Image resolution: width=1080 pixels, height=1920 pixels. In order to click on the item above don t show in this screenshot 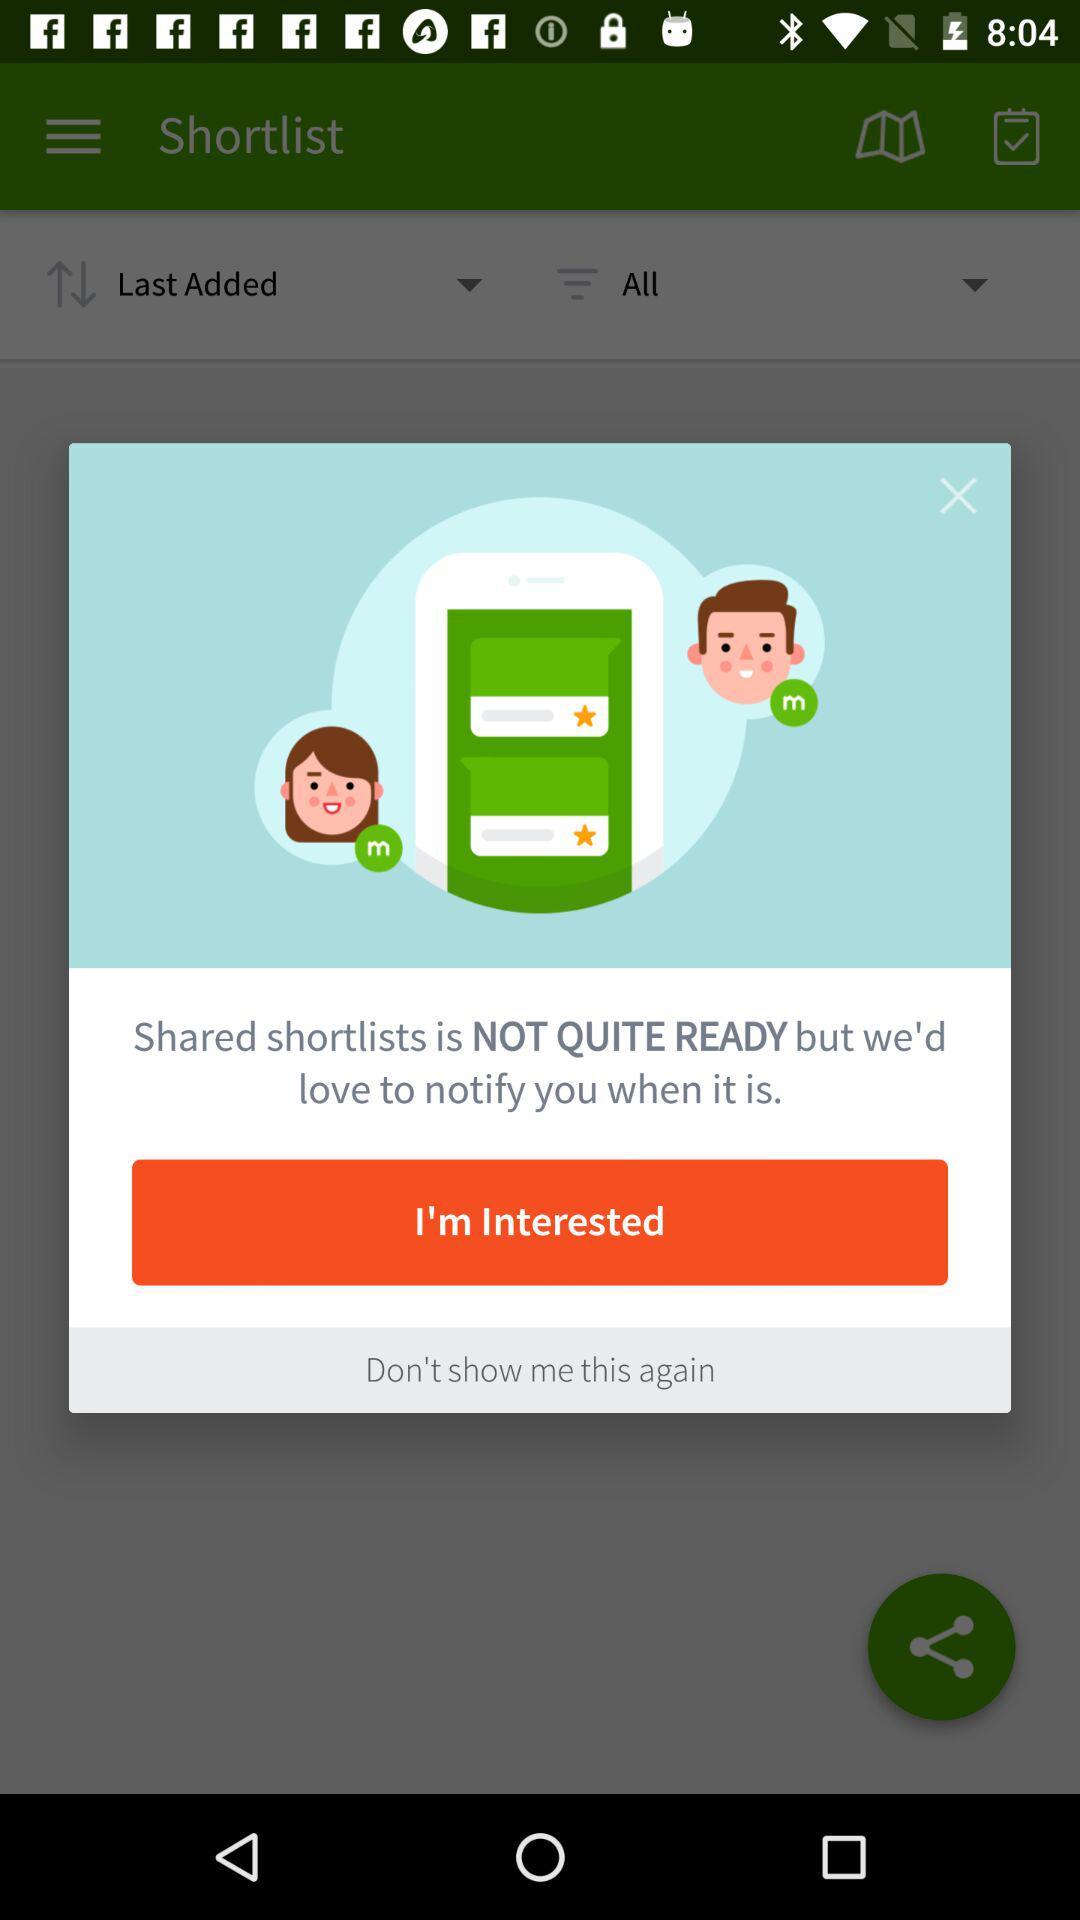, I will do `click(540, 1221)`.